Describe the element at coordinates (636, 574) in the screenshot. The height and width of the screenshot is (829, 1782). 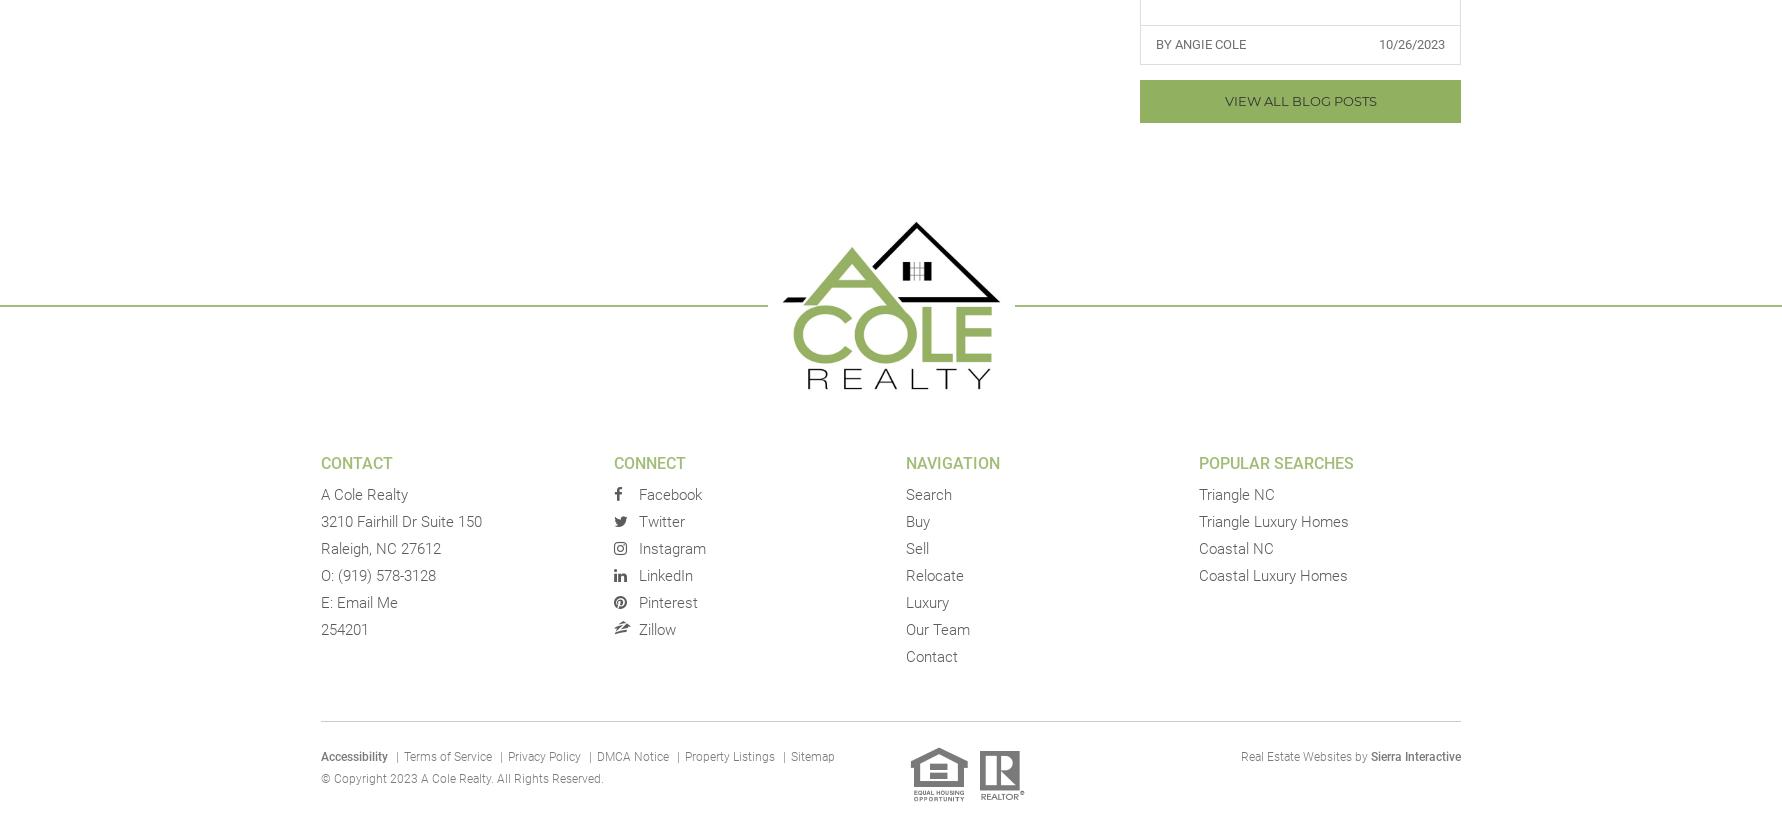
I see `'LinkedIn'` at that location.